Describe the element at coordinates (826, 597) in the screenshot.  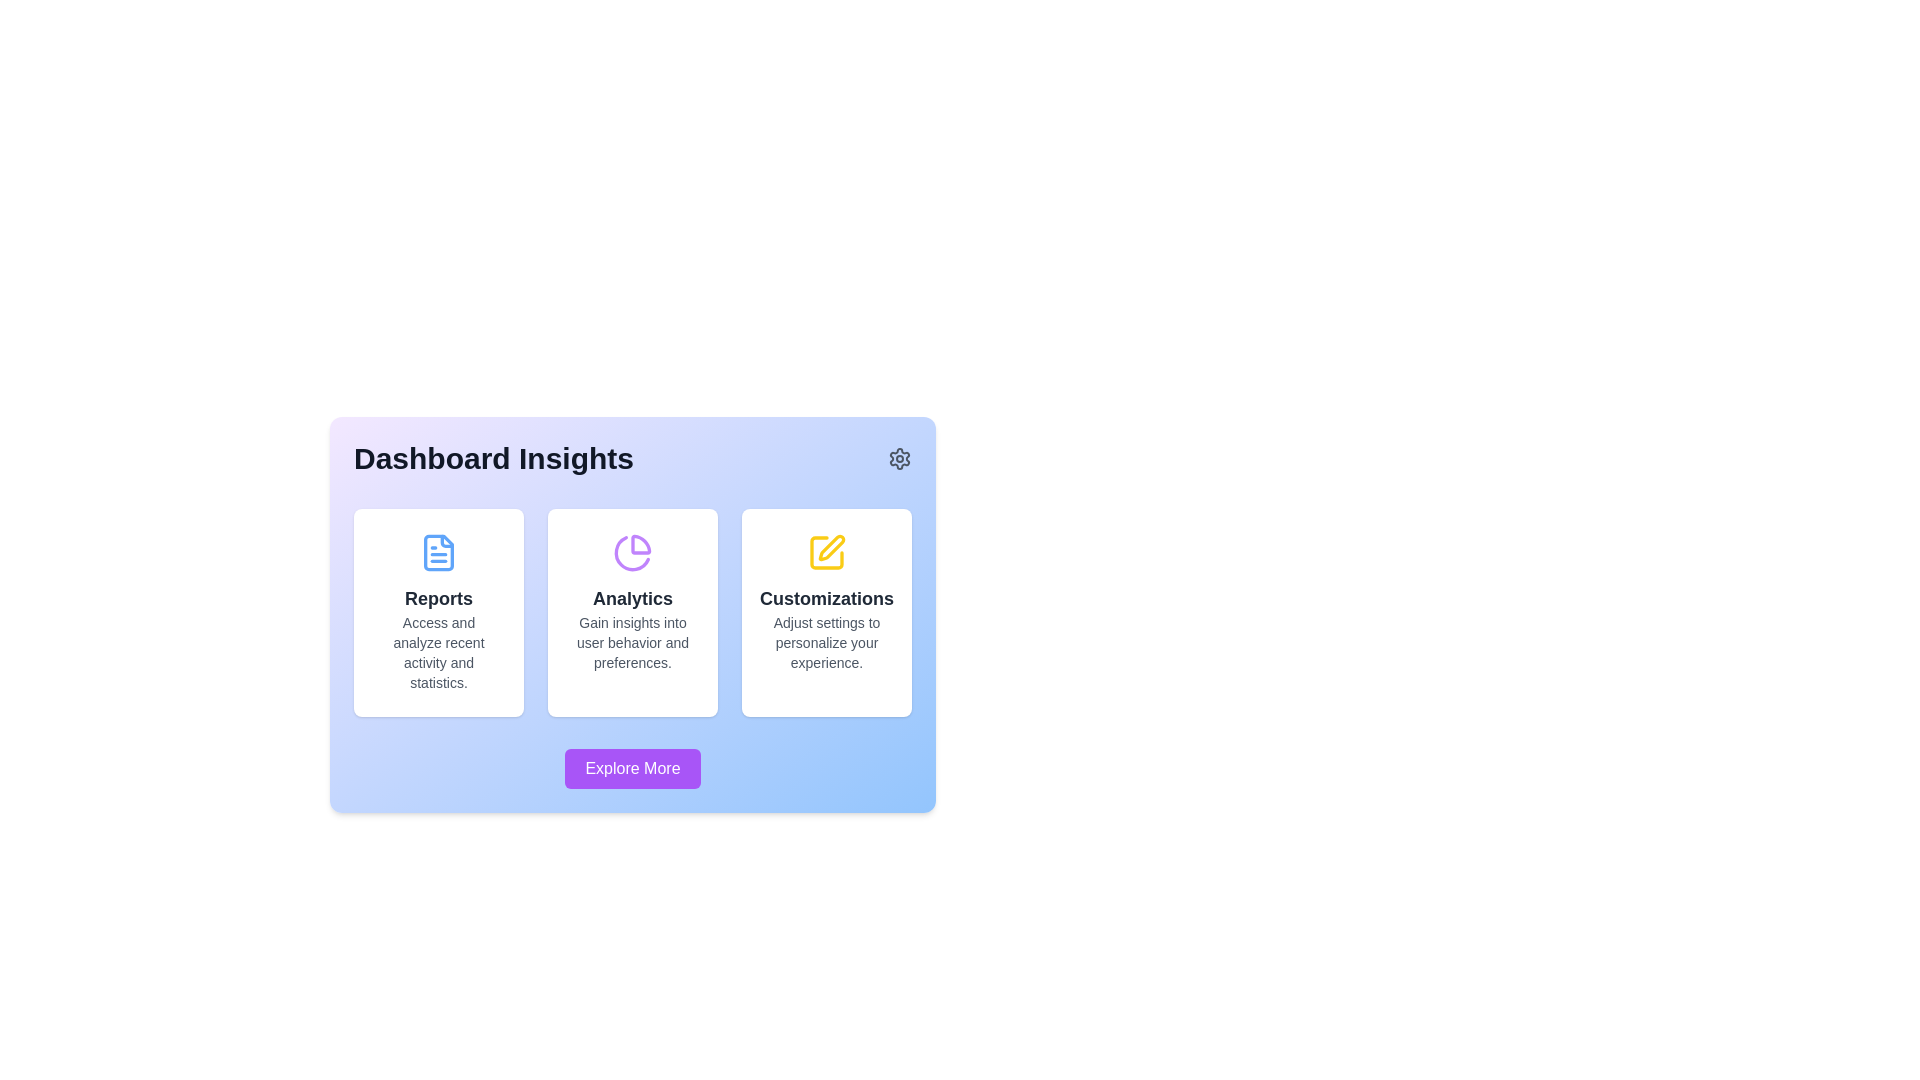
I see `text label that serves as the title for the customization settings in the third card of the Dashboard Insights interface, located directly below the yellow pen icon` at that location.